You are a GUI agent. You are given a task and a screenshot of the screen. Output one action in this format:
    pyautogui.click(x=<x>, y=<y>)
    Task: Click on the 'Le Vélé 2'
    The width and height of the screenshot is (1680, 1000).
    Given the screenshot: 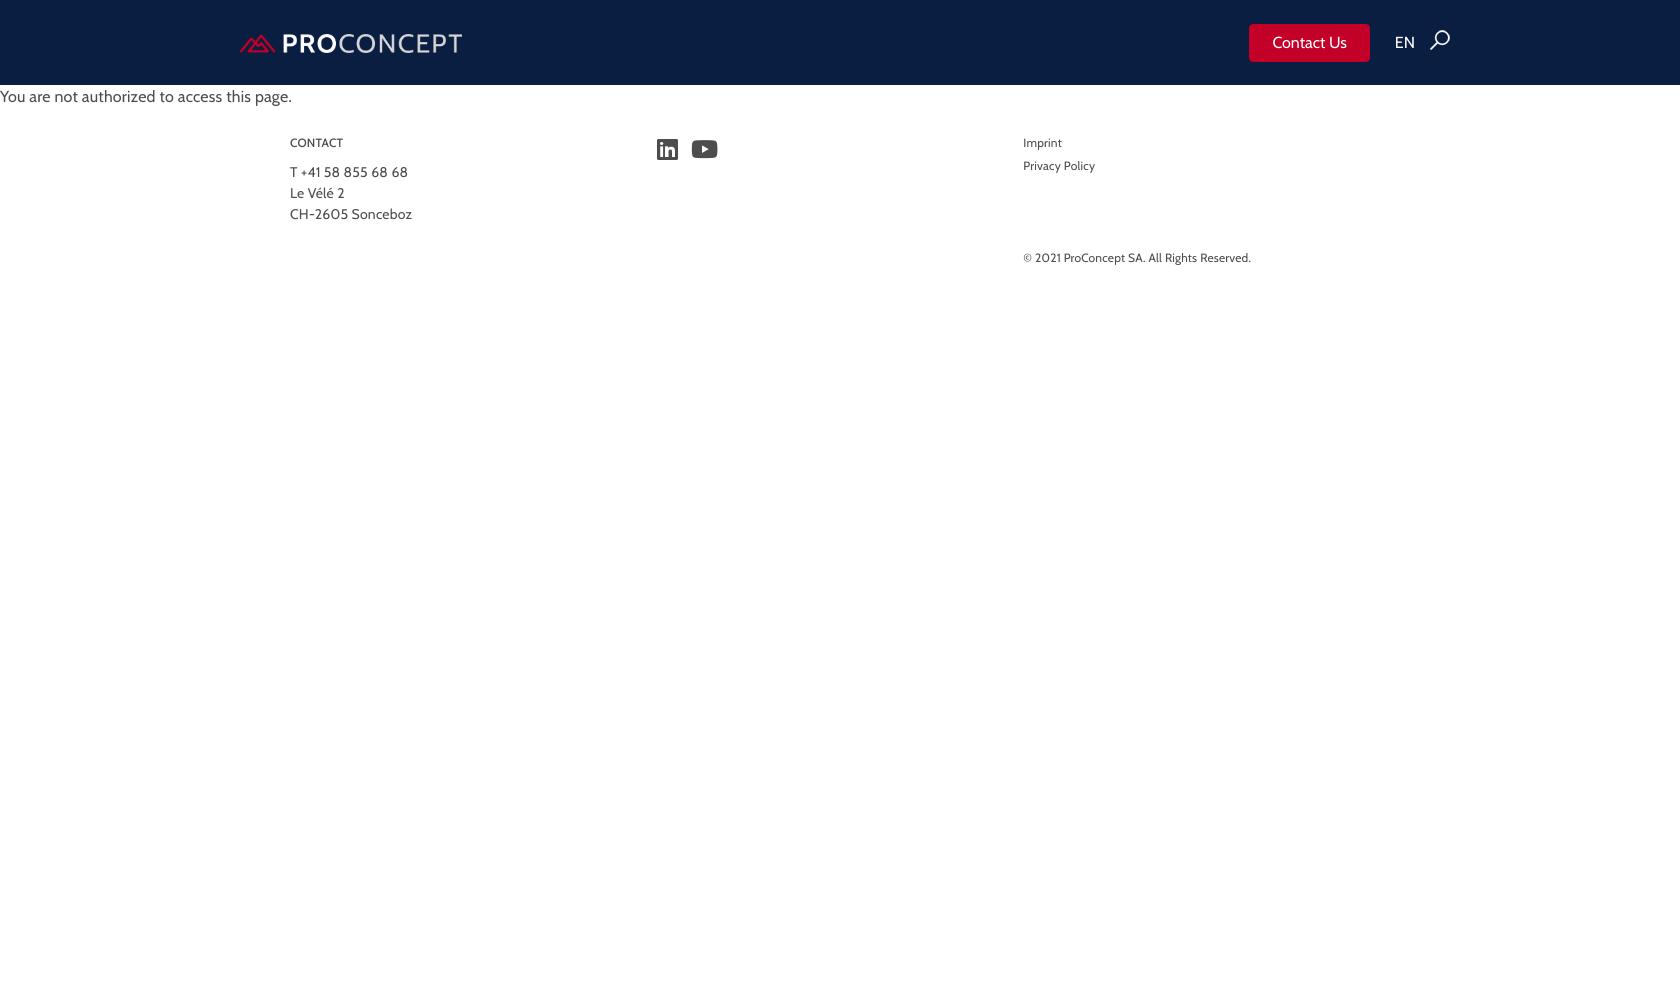 What is the action you would take?
    pyautogui.click(x=317, y=191)
    